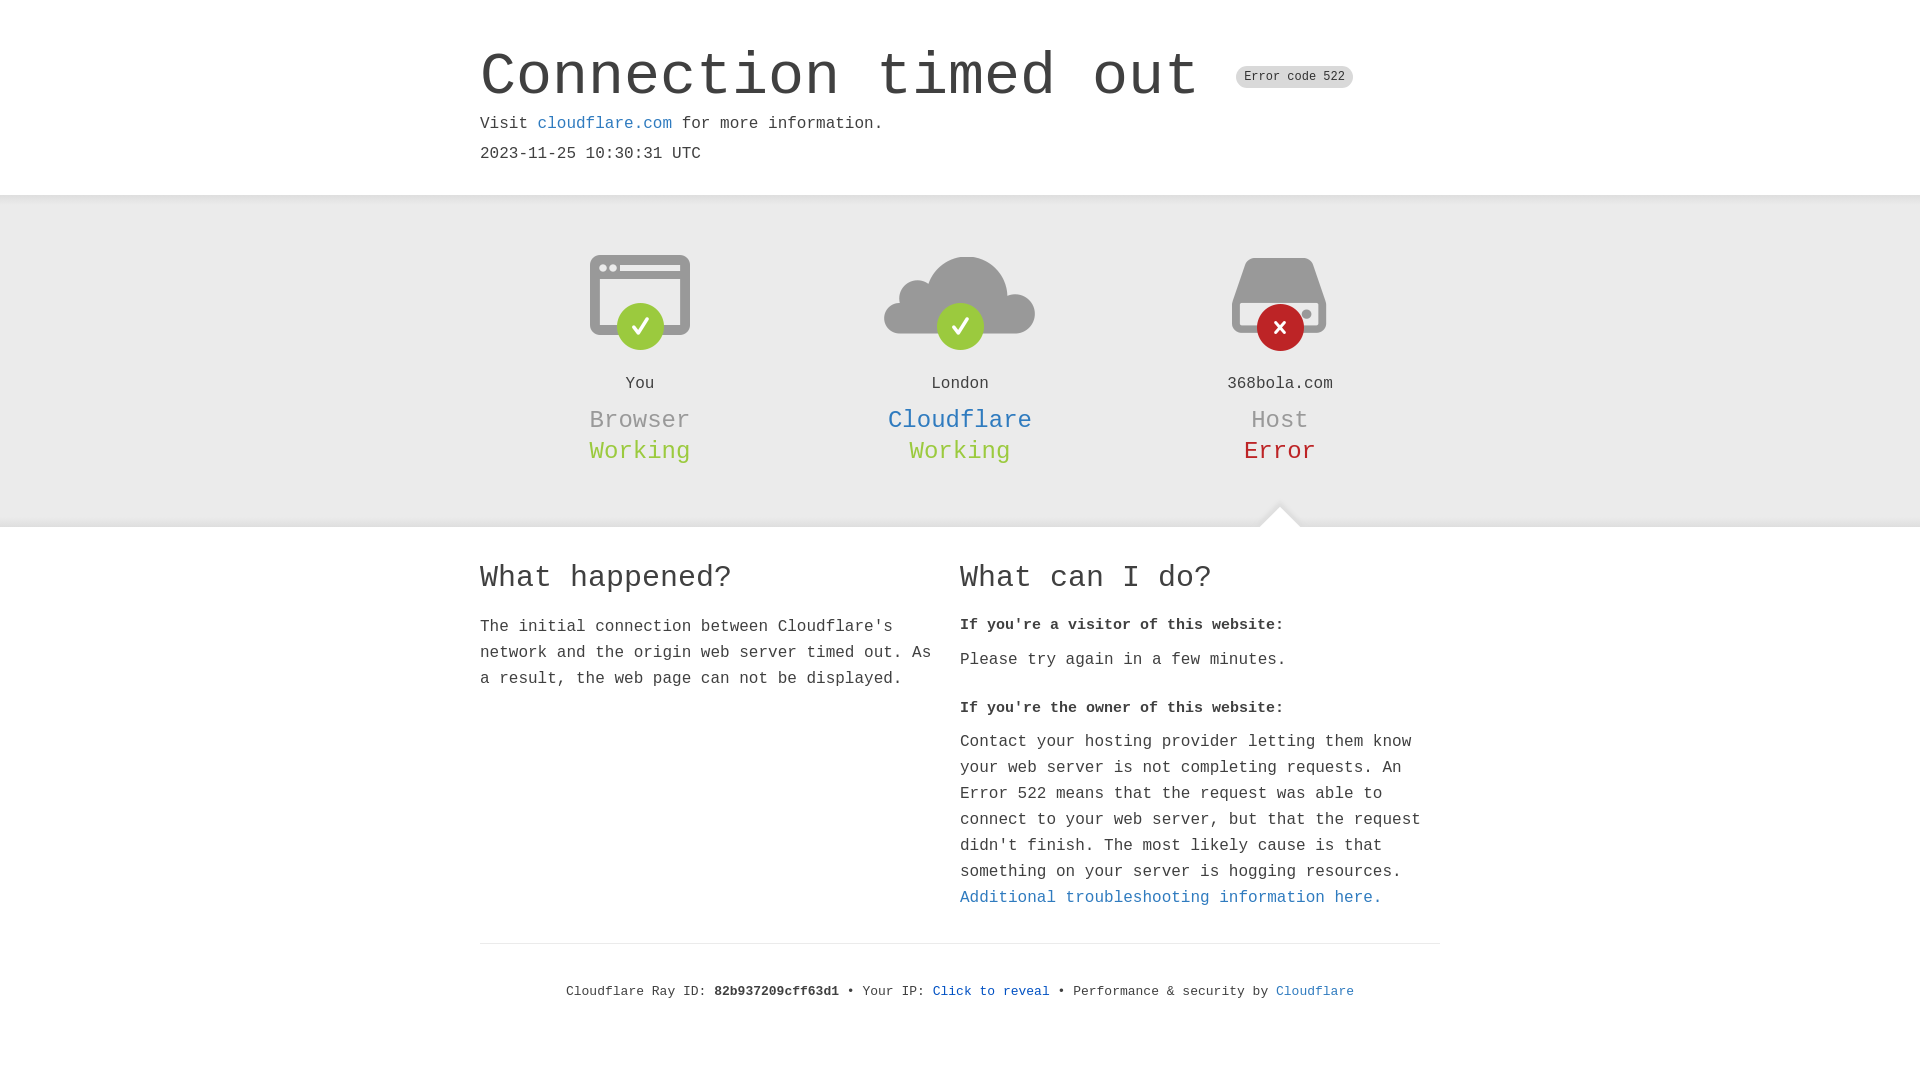 This screenshot has width=1920, height=1080. I want to click on 'Click to reveal', so click(991, 991).